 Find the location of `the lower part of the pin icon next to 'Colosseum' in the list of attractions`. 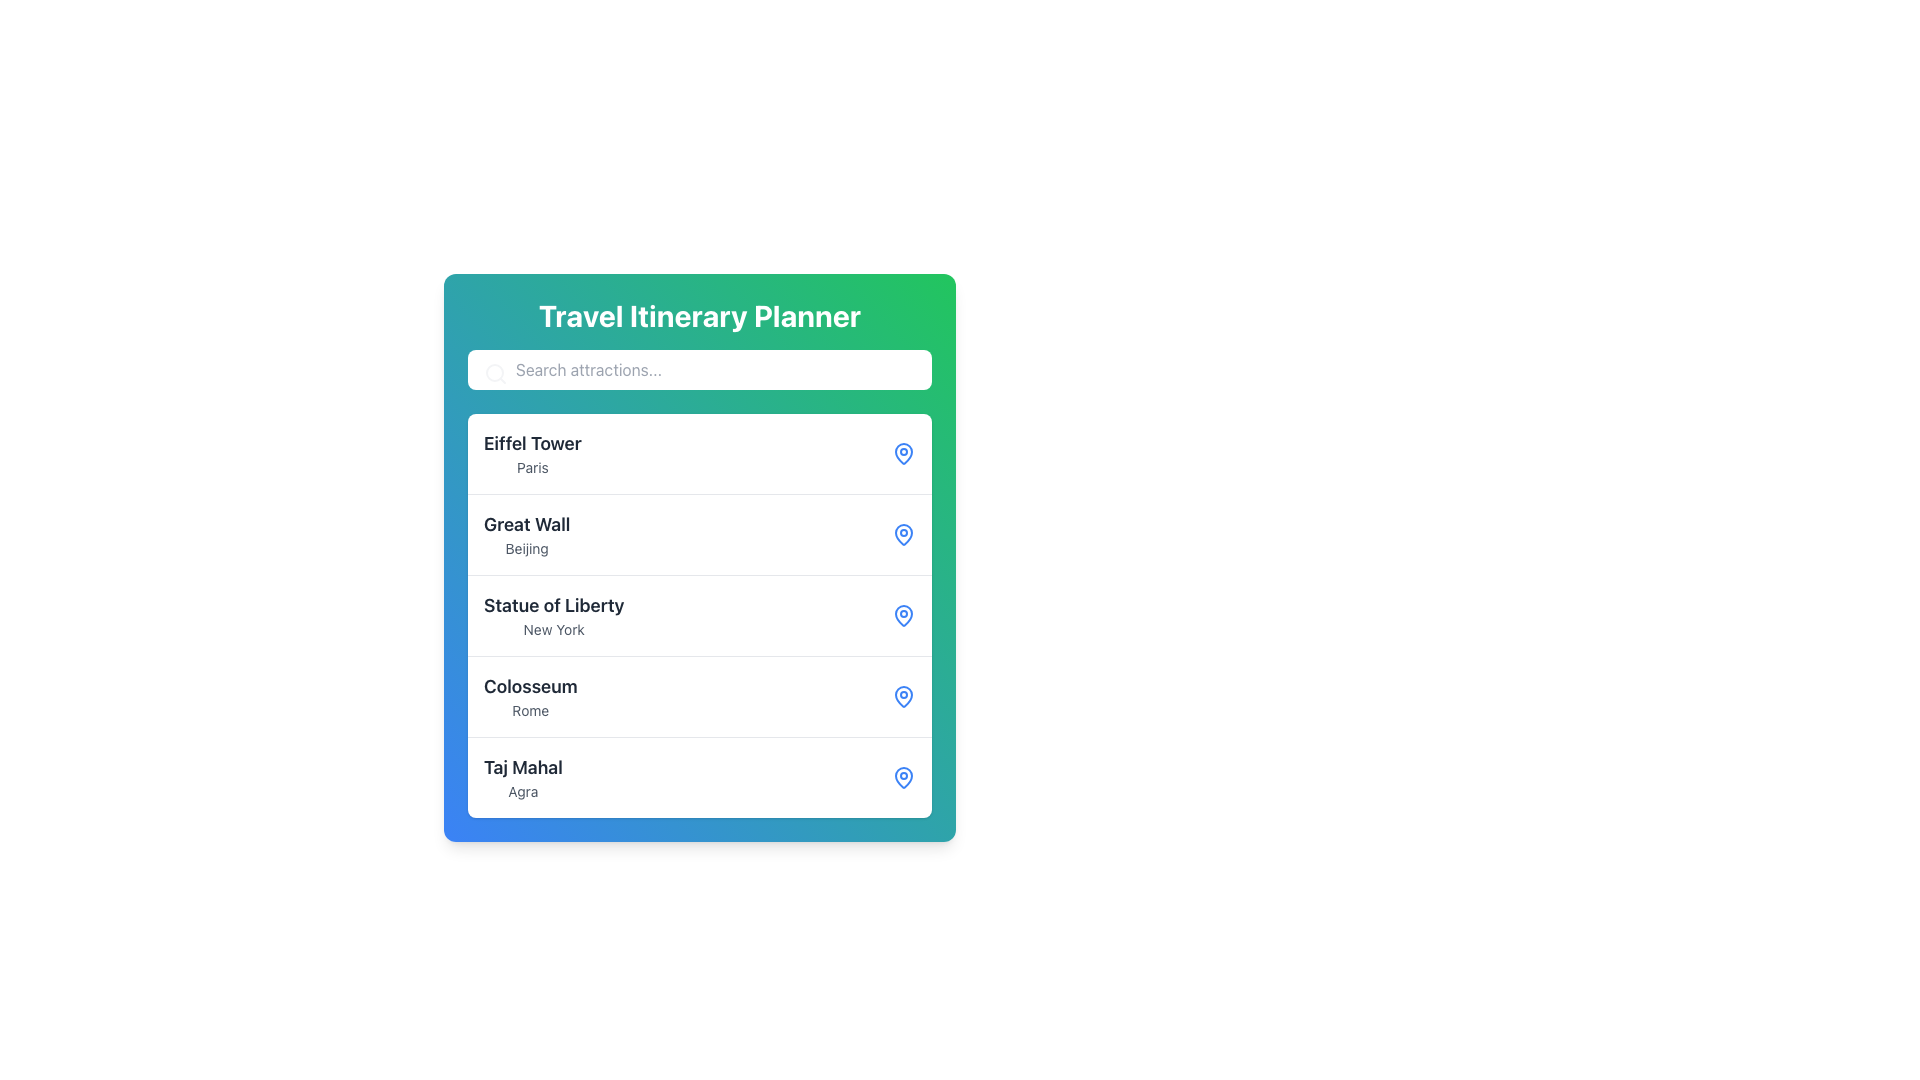

the lower part of the pin icon next to 'Colosseum' in the list of attractions is located at coordinates (902, 694).